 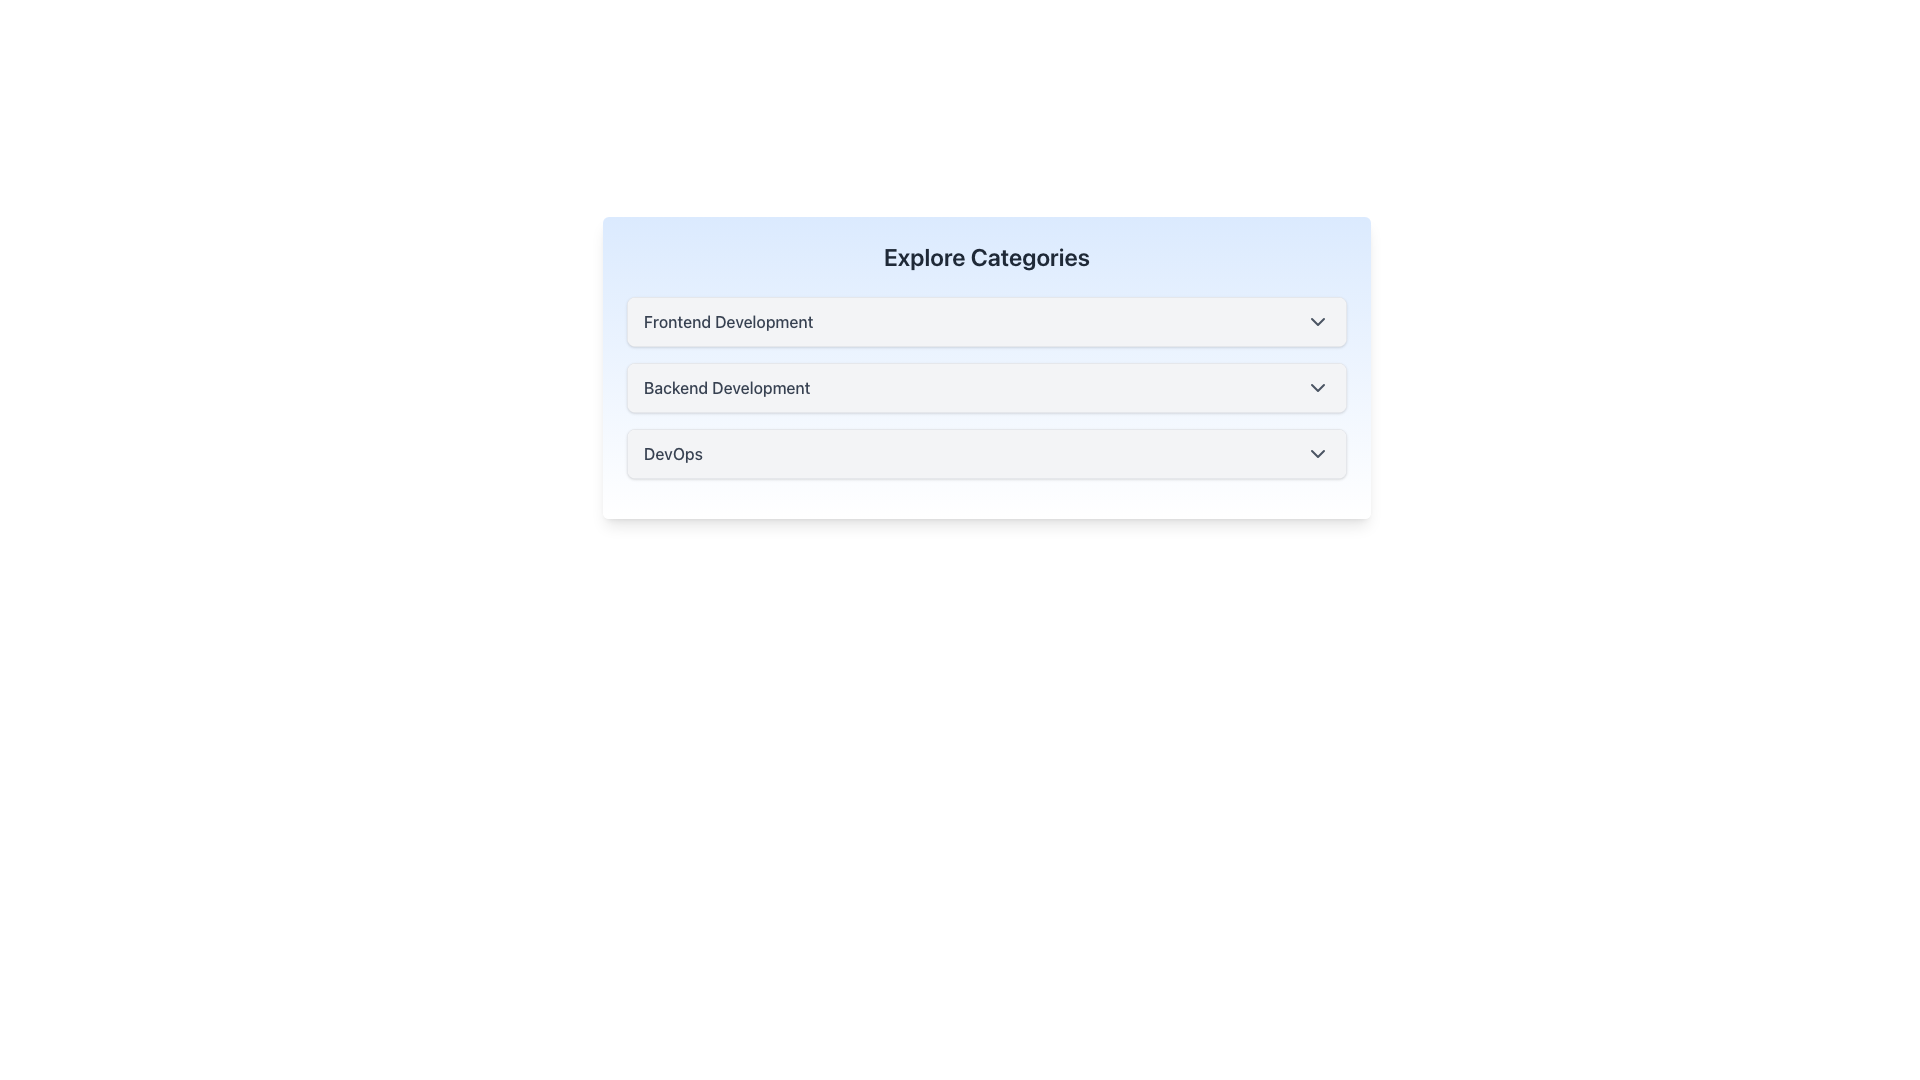 I want to click on the 'Frontend Development' button located at the top of the category list, so click(x=987, y=320).